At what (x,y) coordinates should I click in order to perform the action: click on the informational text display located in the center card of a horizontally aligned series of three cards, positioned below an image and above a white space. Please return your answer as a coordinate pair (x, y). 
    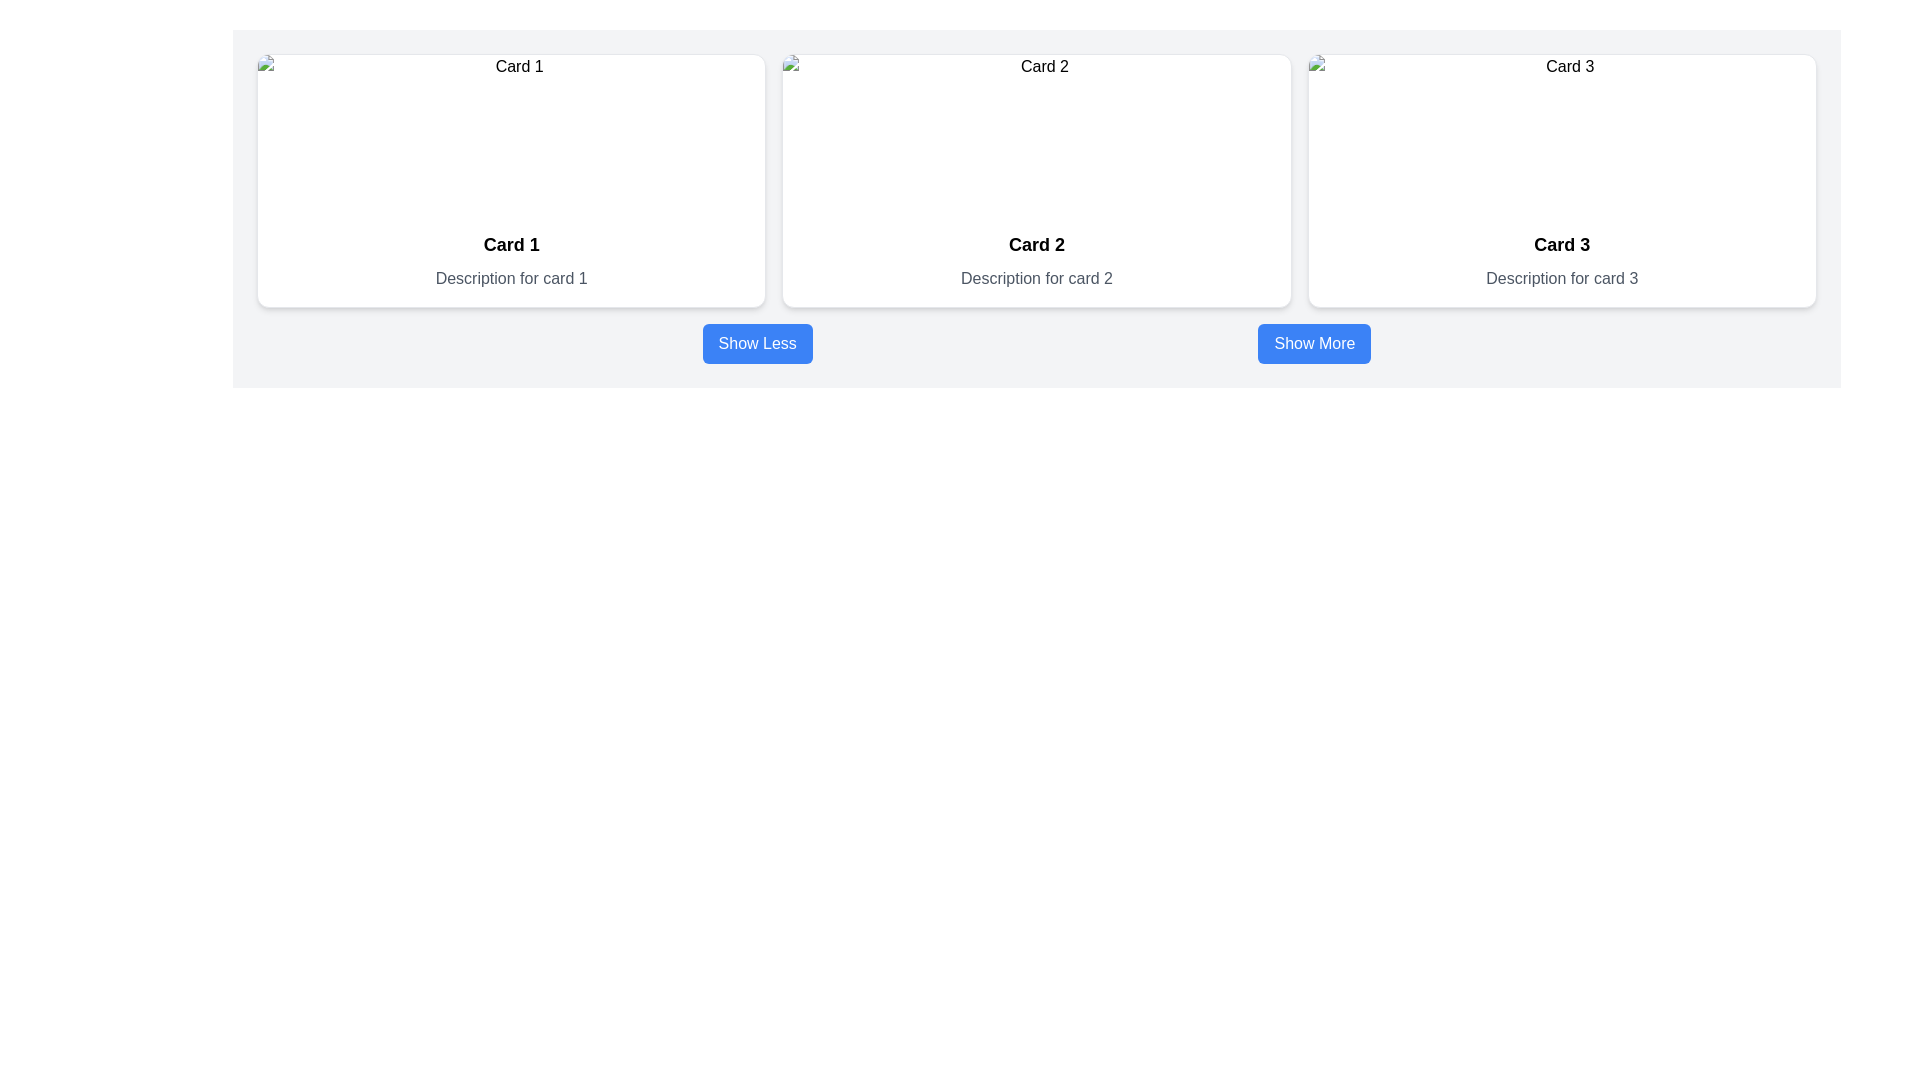
    Looking at the image, I should click on (1036, 260).